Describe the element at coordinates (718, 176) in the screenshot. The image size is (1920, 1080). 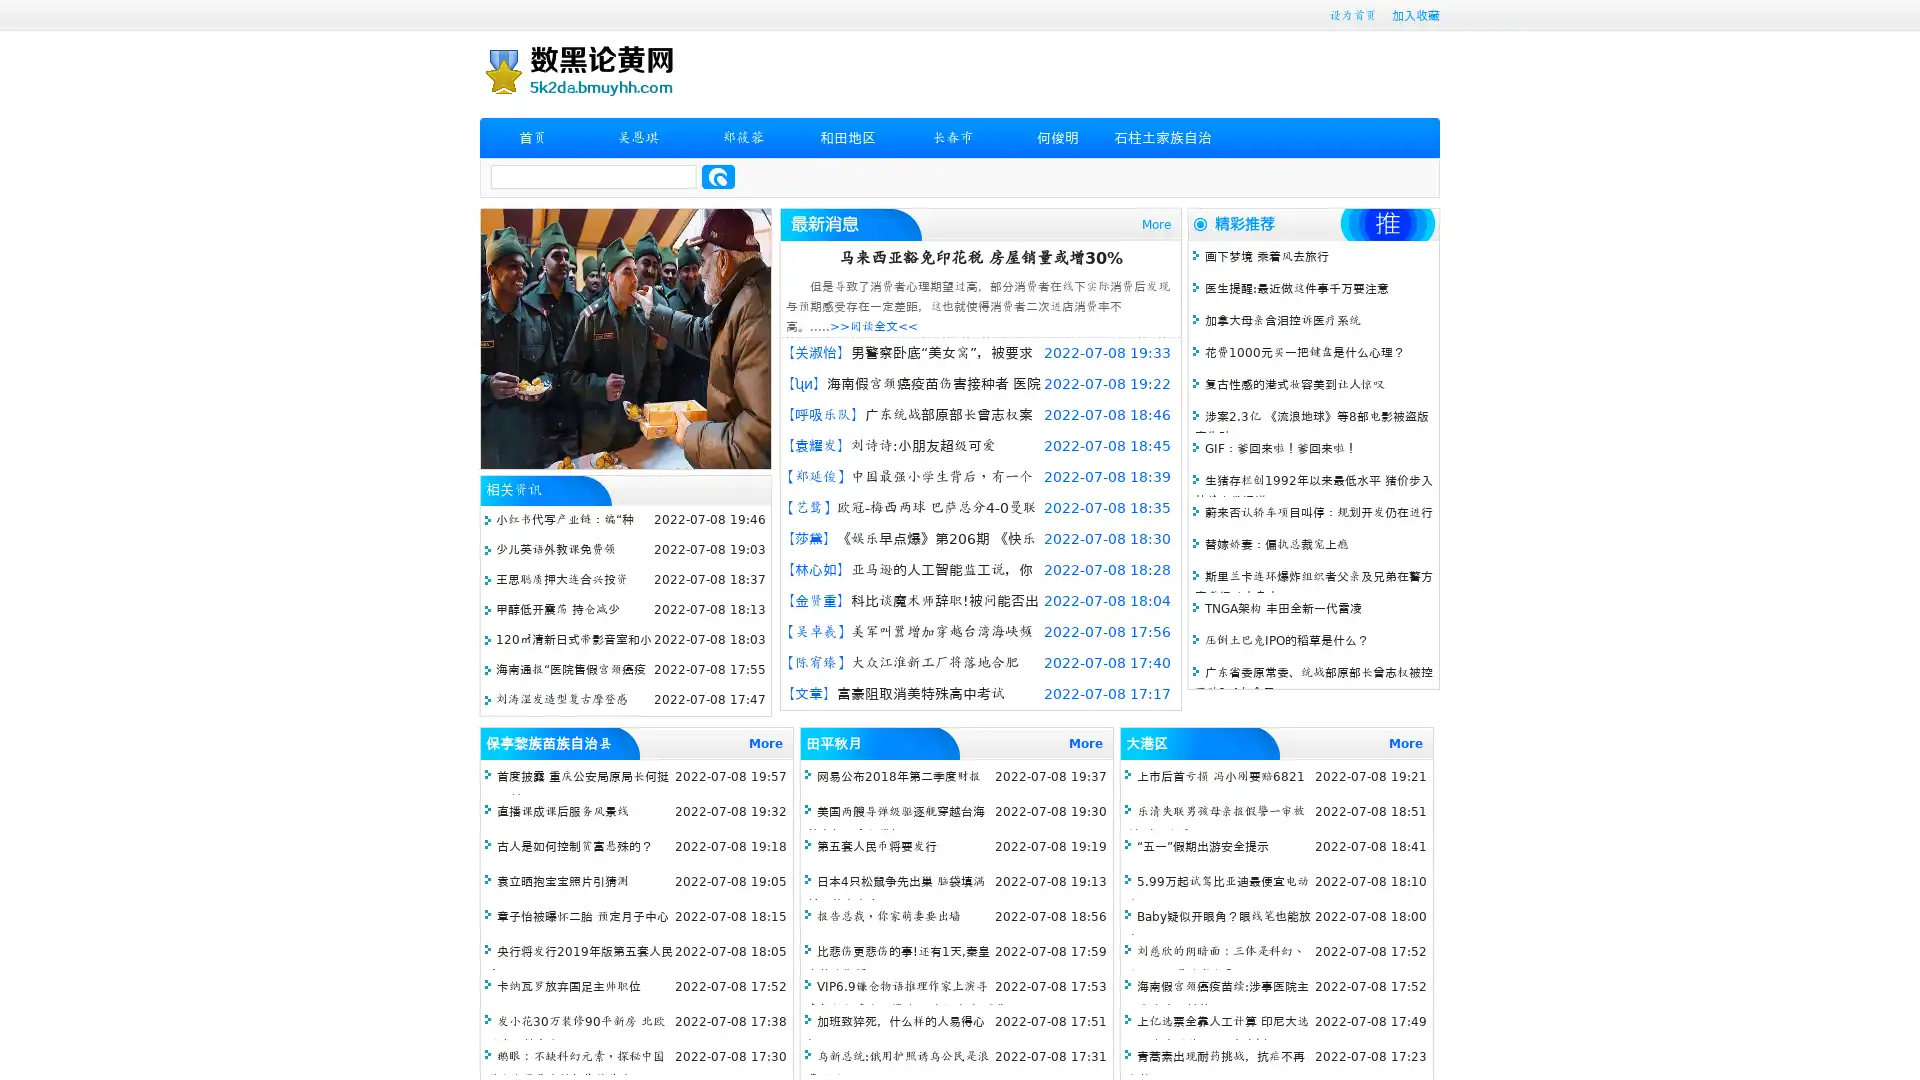
I see `Search` at that location.